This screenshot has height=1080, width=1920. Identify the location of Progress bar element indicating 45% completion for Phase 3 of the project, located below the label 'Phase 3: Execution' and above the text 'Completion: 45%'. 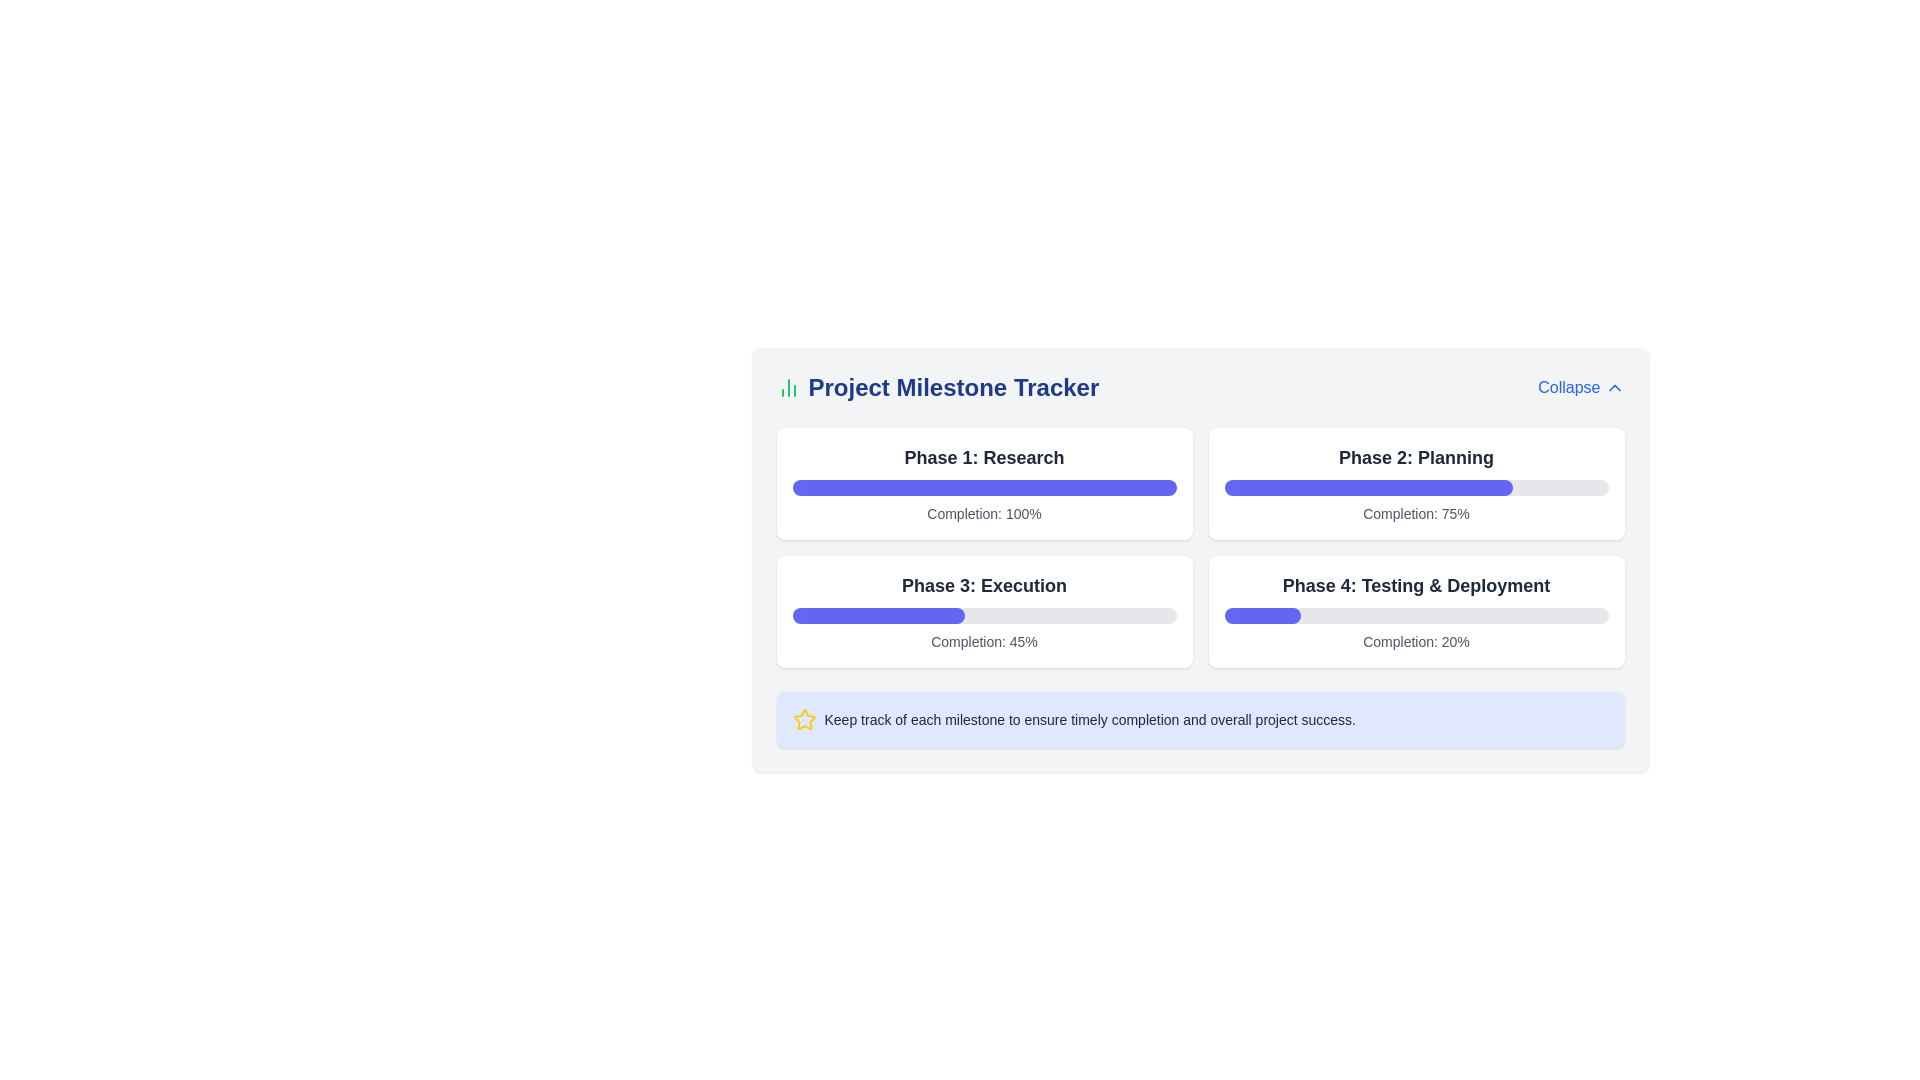
(984, 615).